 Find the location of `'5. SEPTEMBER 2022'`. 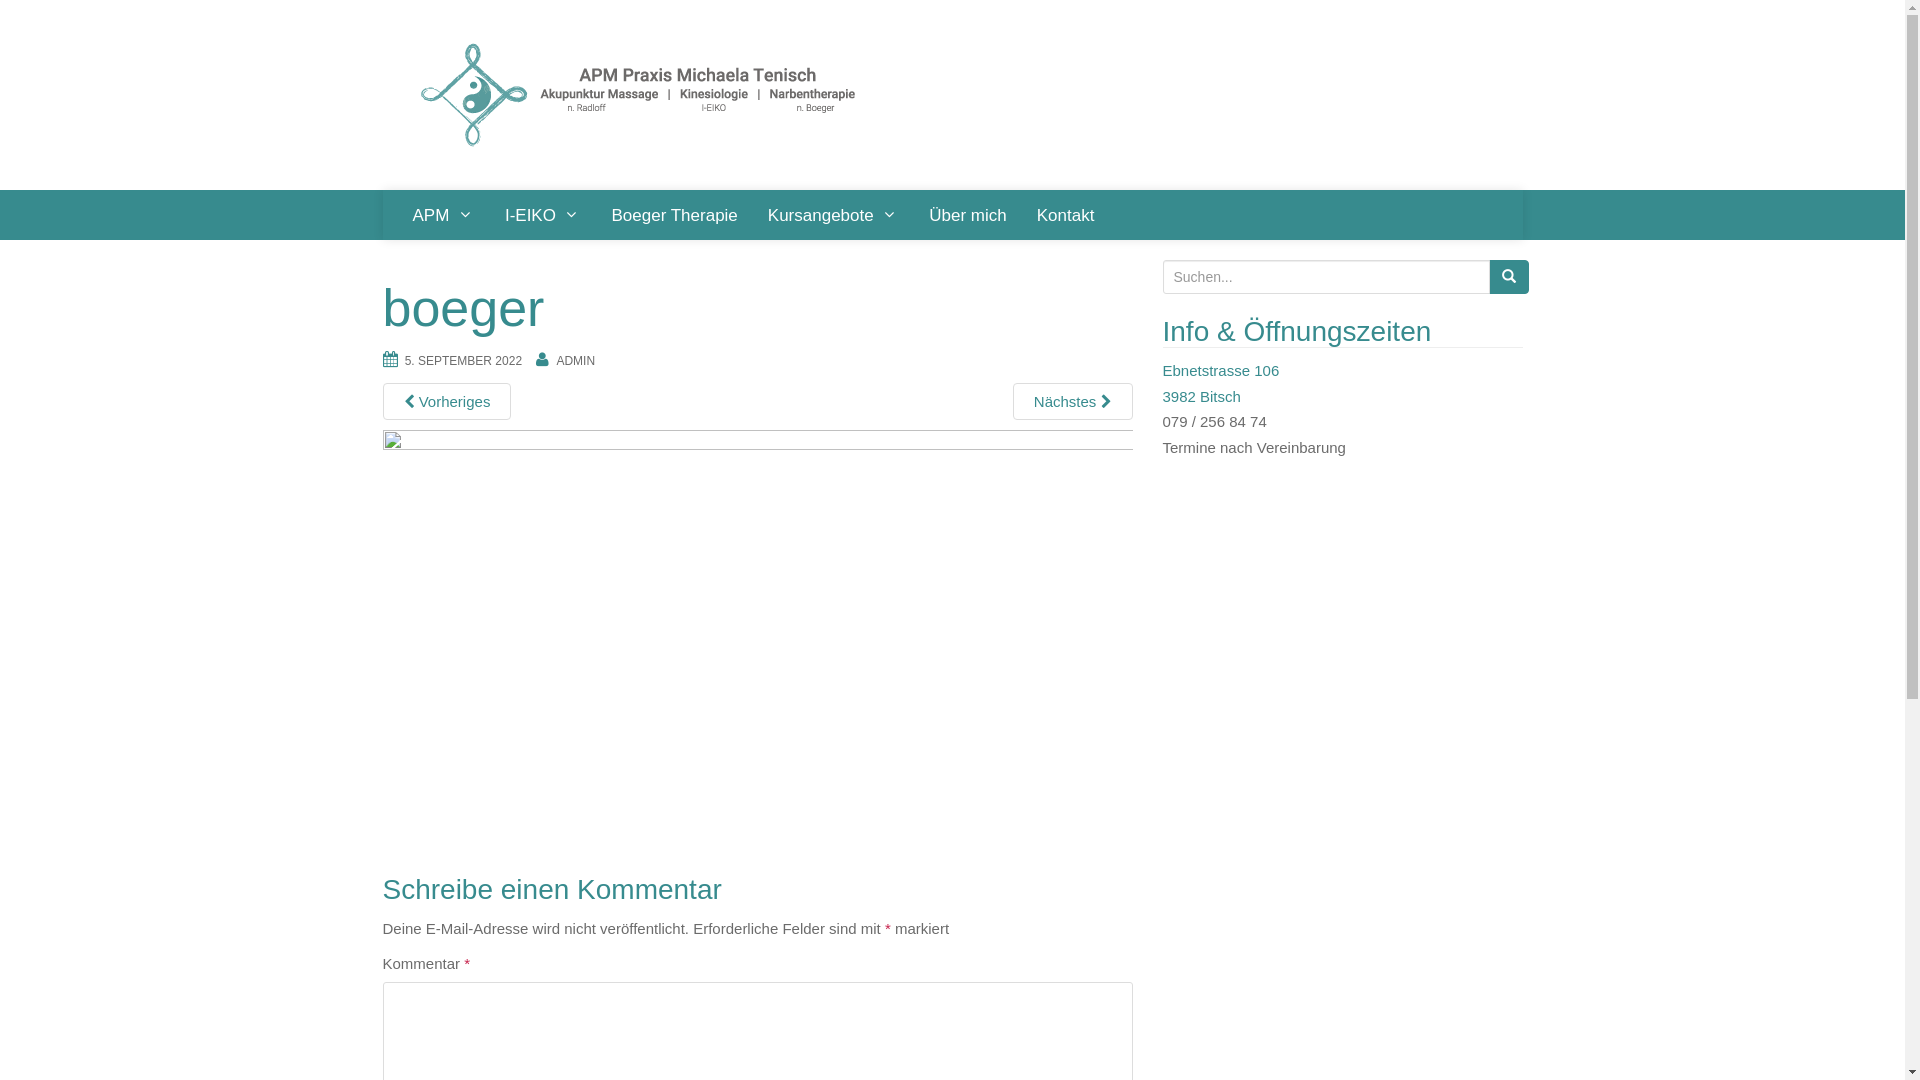

'5. SEPTEMBER 2022' is located at coordinates (462, 361).